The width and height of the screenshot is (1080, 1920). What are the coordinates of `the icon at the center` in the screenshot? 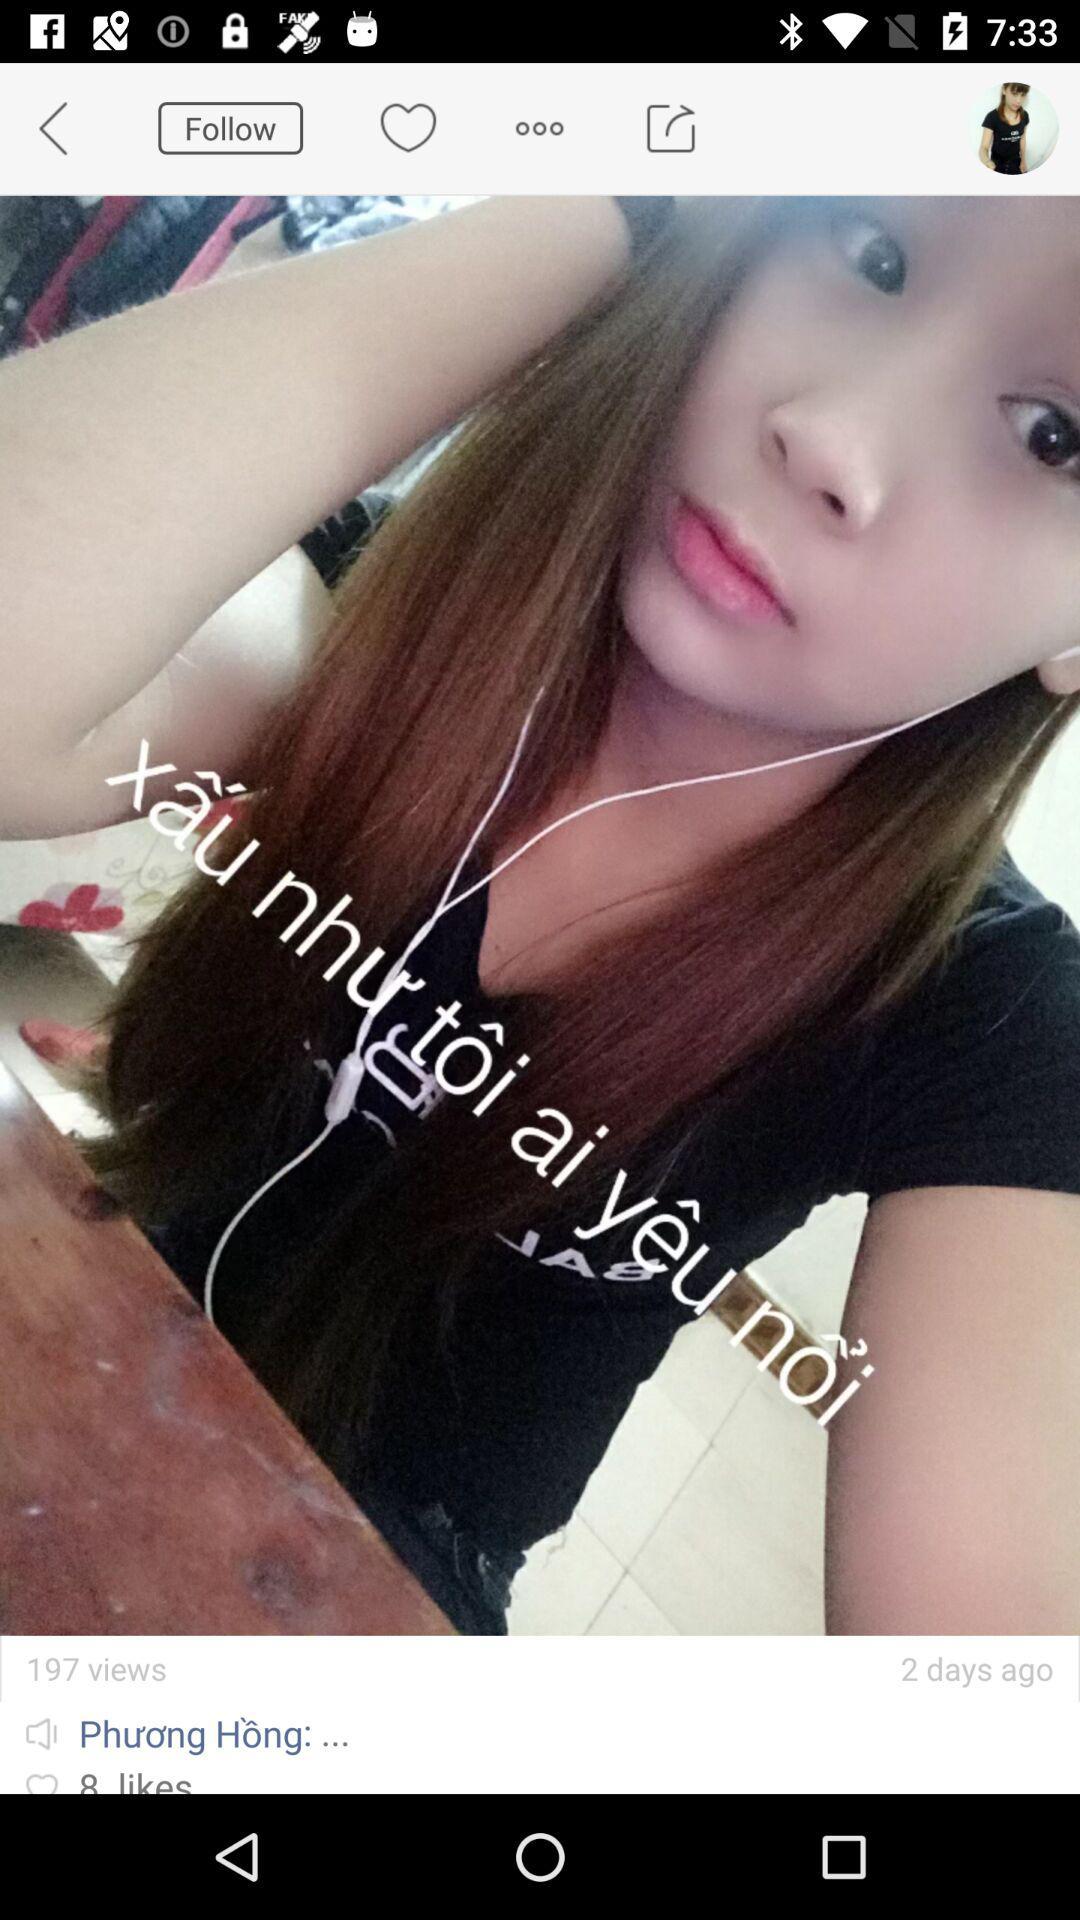 It's located at (540, 914).